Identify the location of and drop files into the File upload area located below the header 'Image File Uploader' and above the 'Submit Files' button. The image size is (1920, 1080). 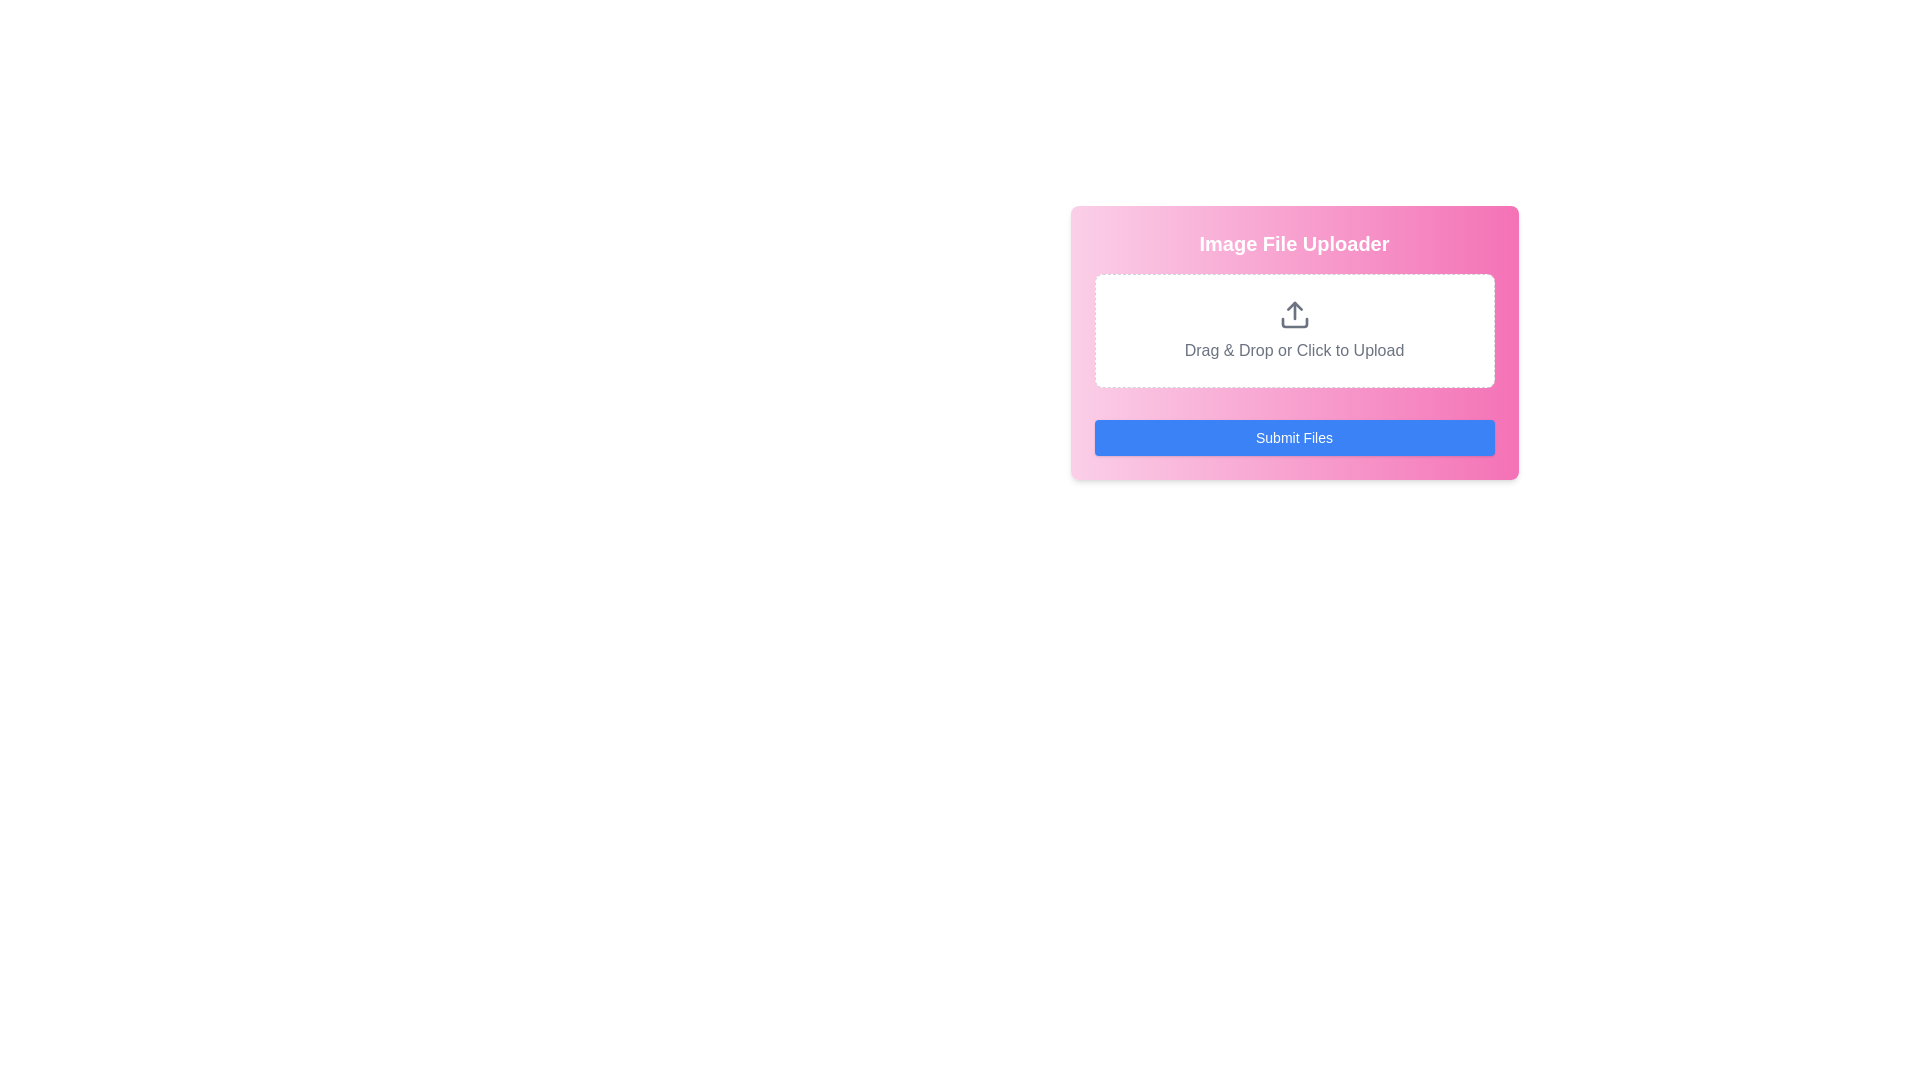
(1294, 330).